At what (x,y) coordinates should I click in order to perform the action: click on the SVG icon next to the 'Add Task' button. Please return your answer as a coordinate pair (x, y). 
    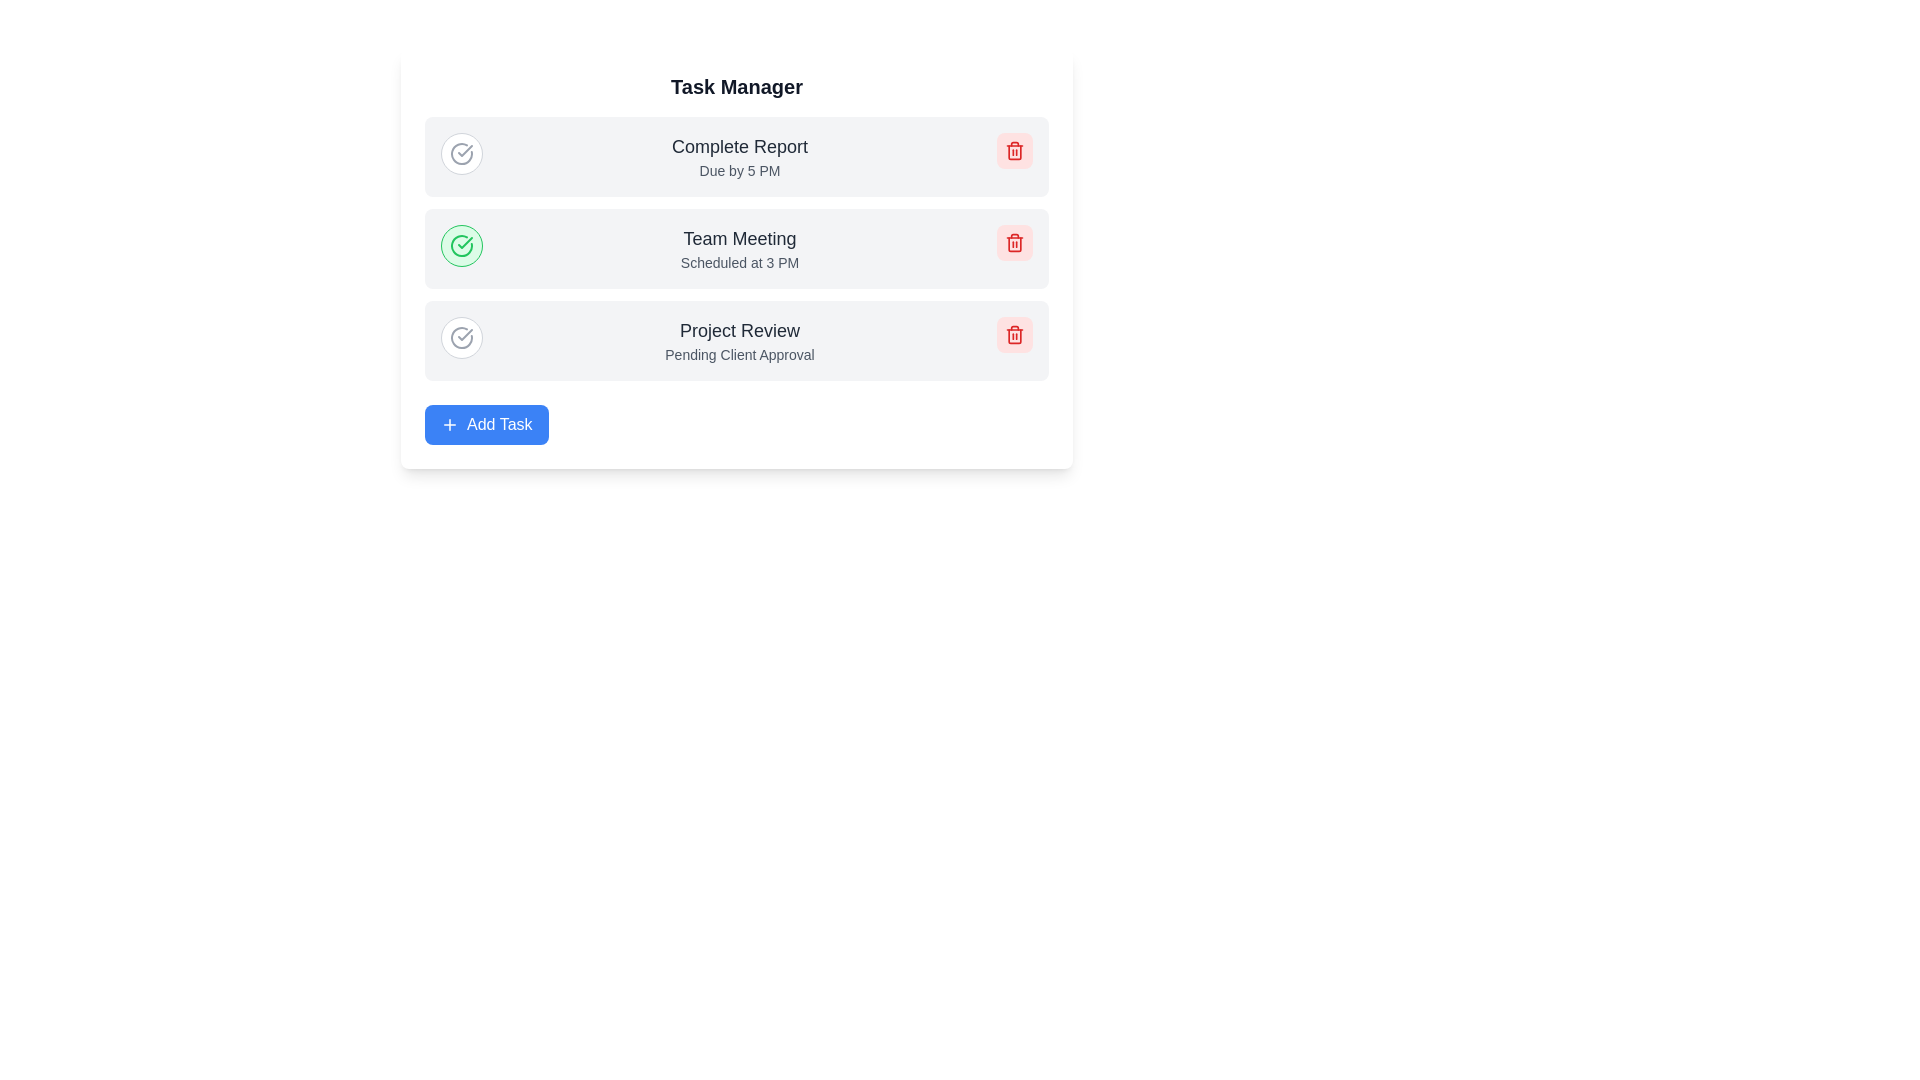
    Looking at the image, I should click on (449, 423).